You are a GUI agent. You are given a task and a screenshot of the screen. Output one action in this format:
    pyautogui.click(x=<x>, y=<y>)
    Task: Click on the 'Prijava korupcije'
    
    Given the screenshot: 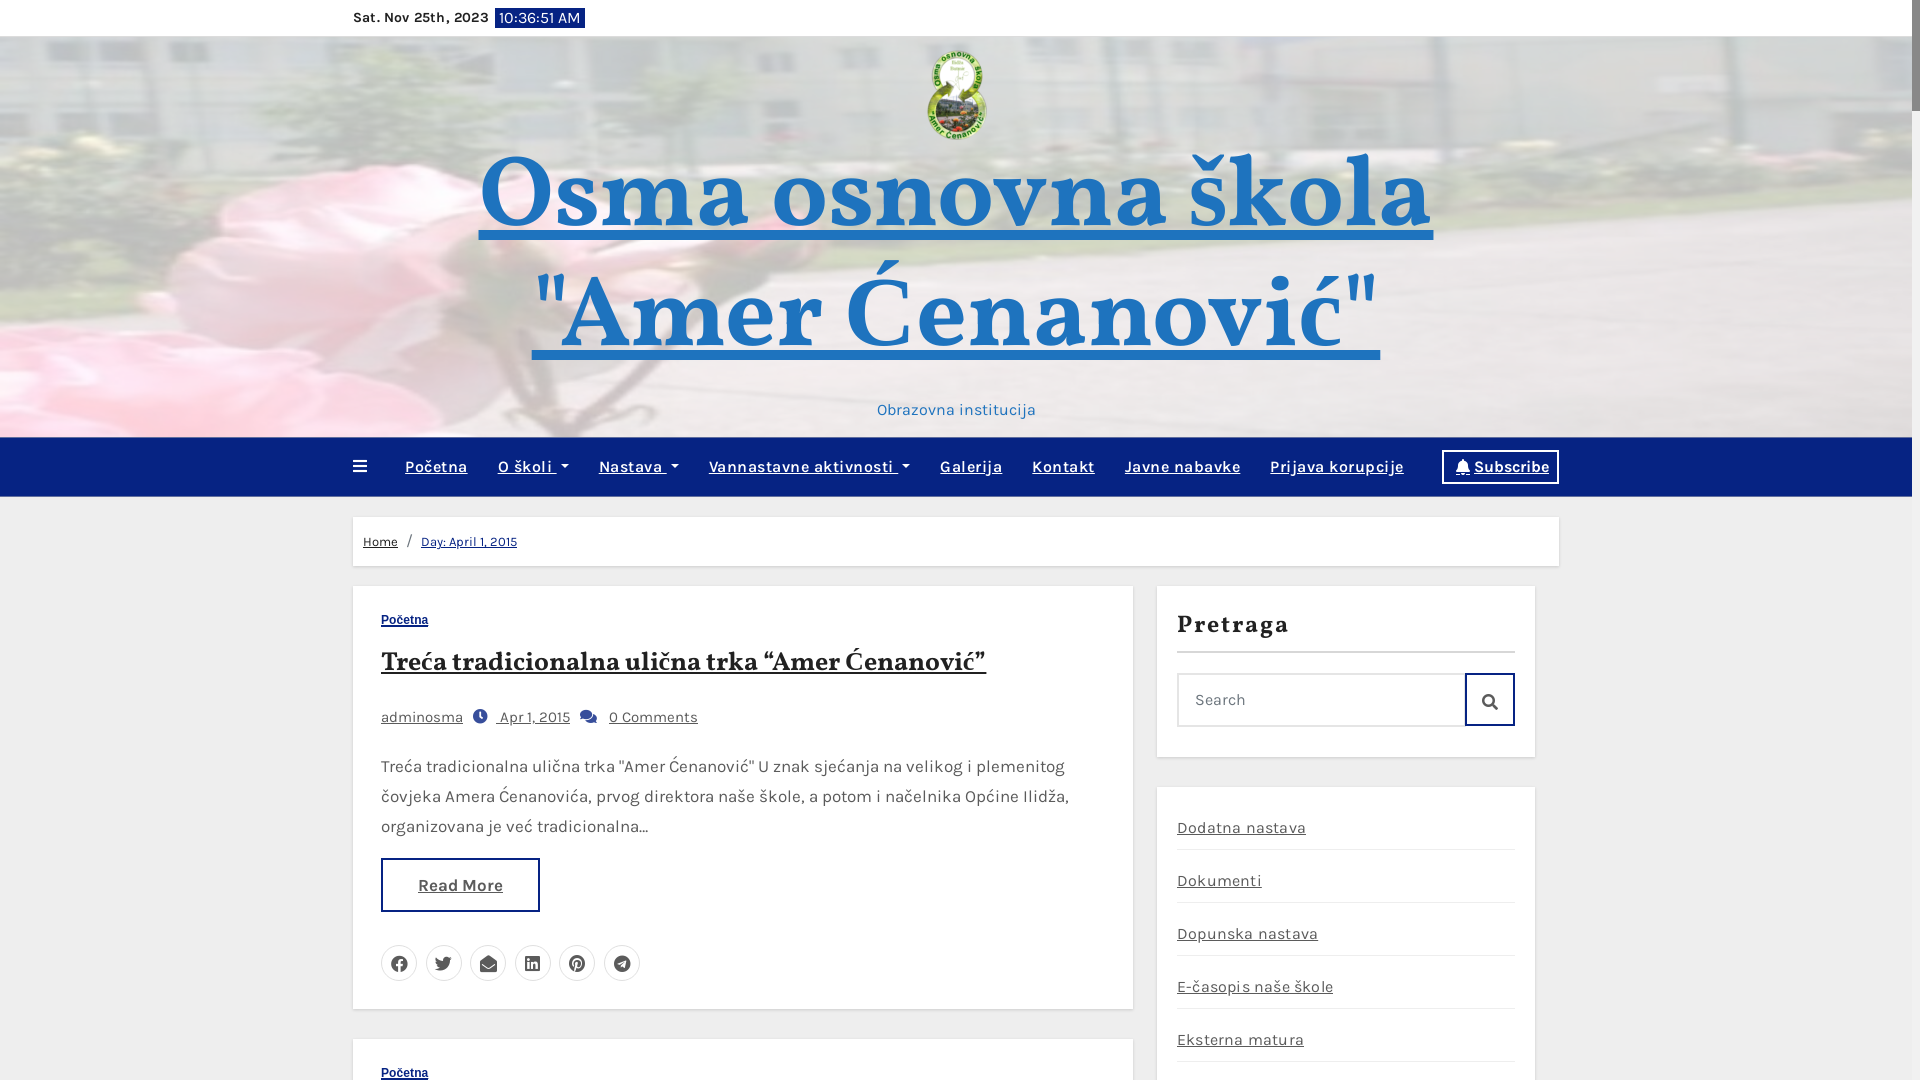 What is the action you would take?
    pyautogui.click(x=1337, y=466)
    